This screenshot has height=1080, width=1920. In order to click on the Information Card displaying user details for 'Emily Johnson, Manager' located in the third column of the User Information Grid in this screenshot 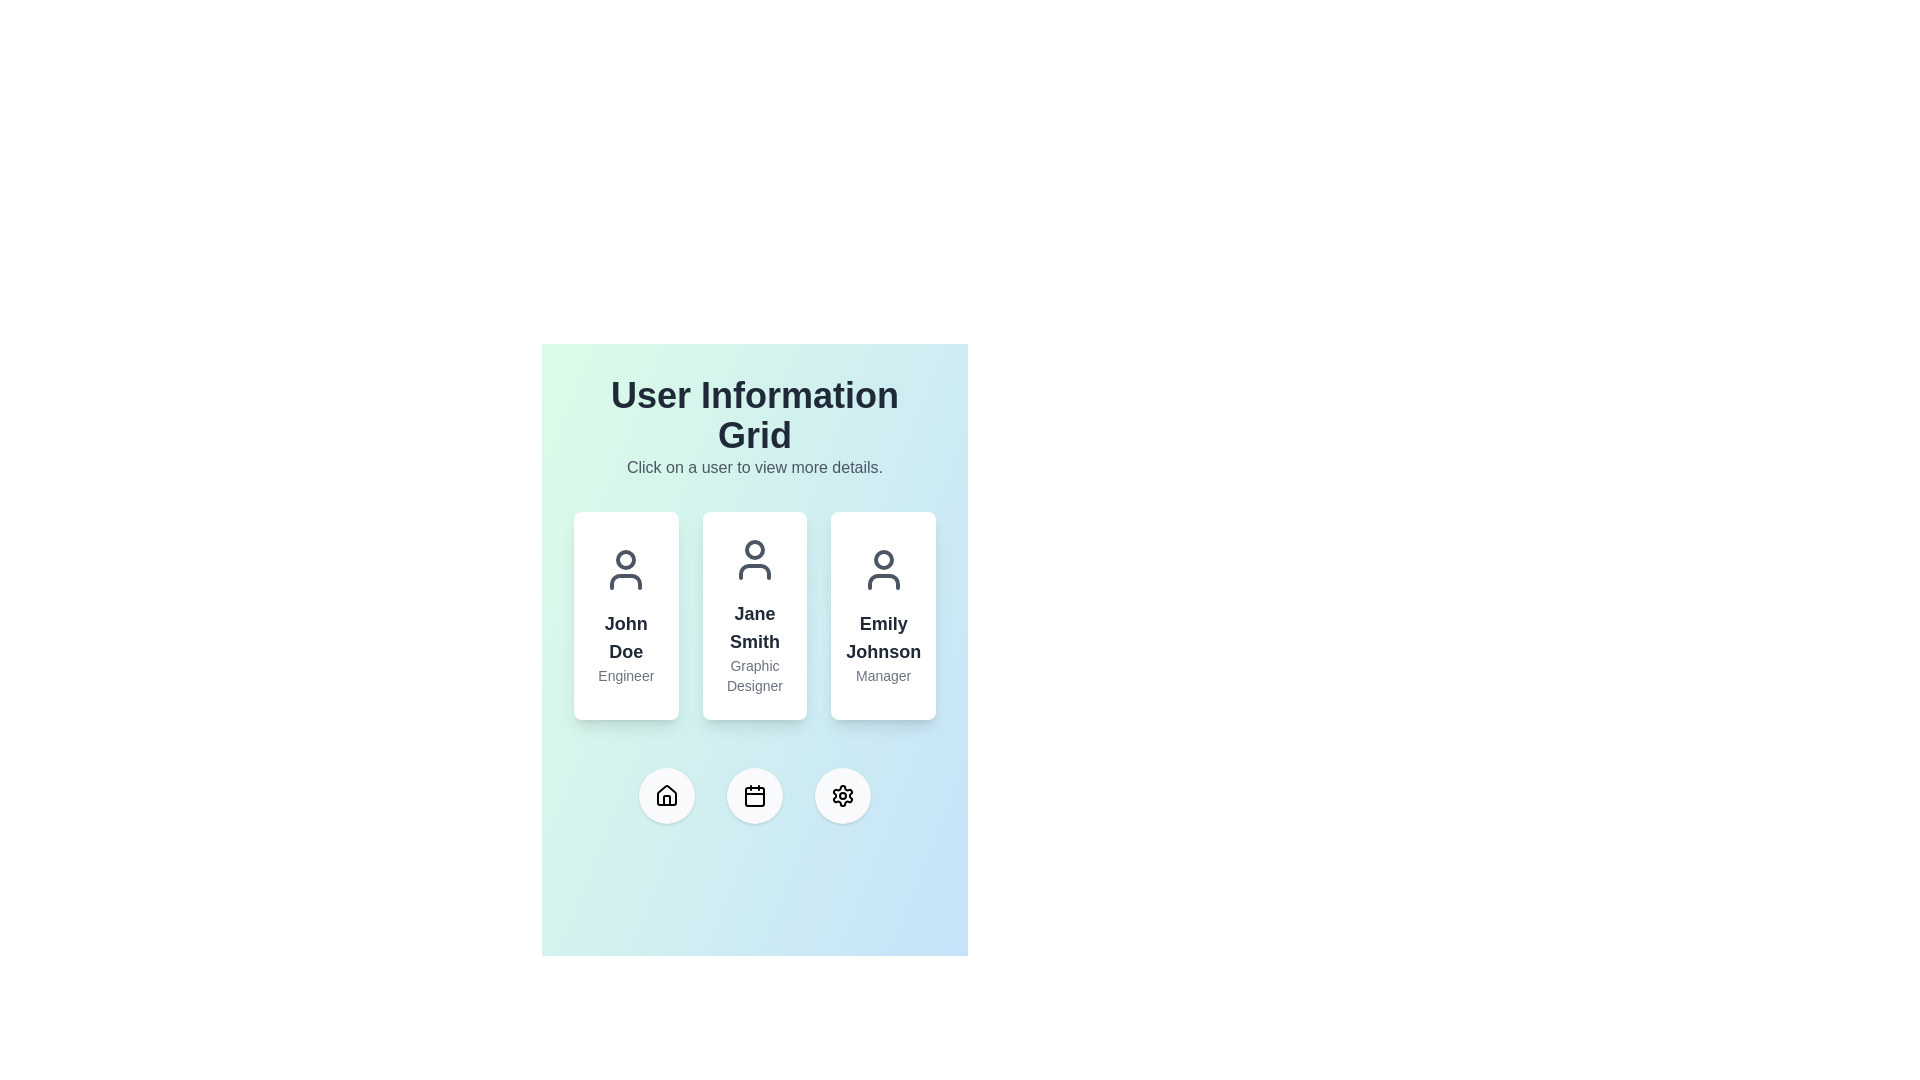, I will do `click(882, 615)`.